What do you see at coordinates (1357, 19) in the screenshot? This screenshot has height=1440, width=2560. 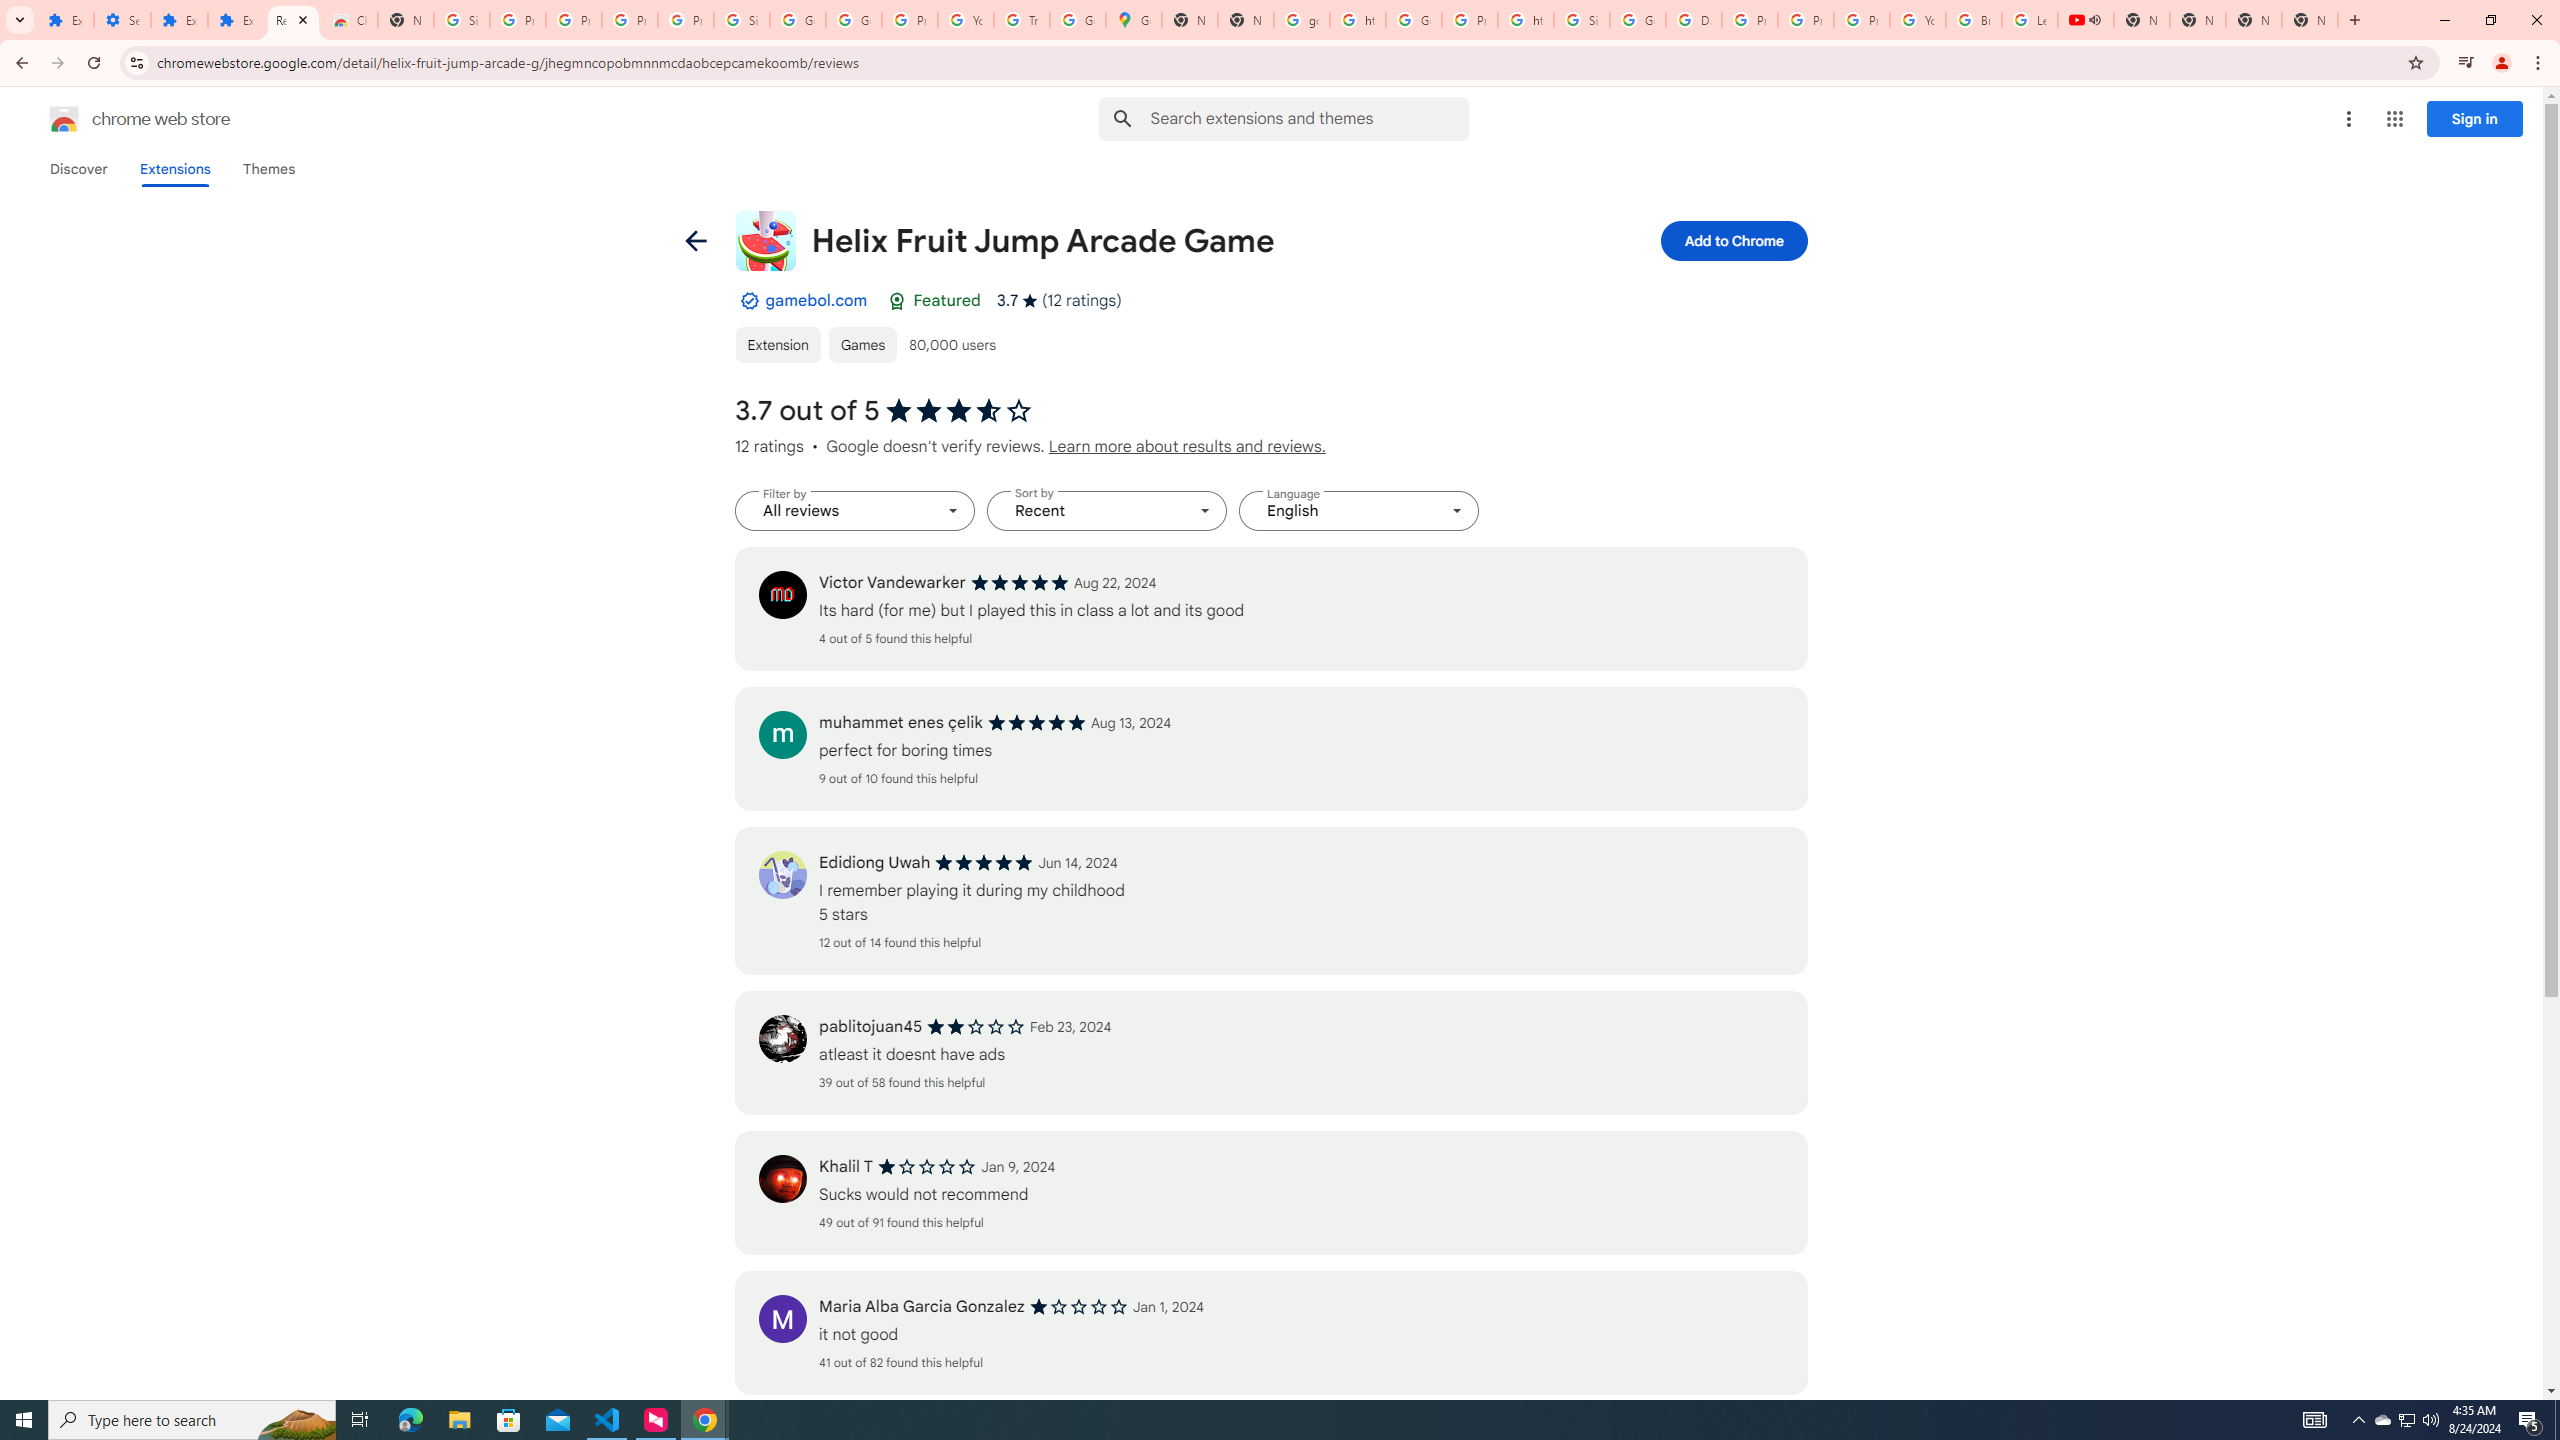 I see `'https://scholar.google.com/'` at bounding box center [1357, 19].